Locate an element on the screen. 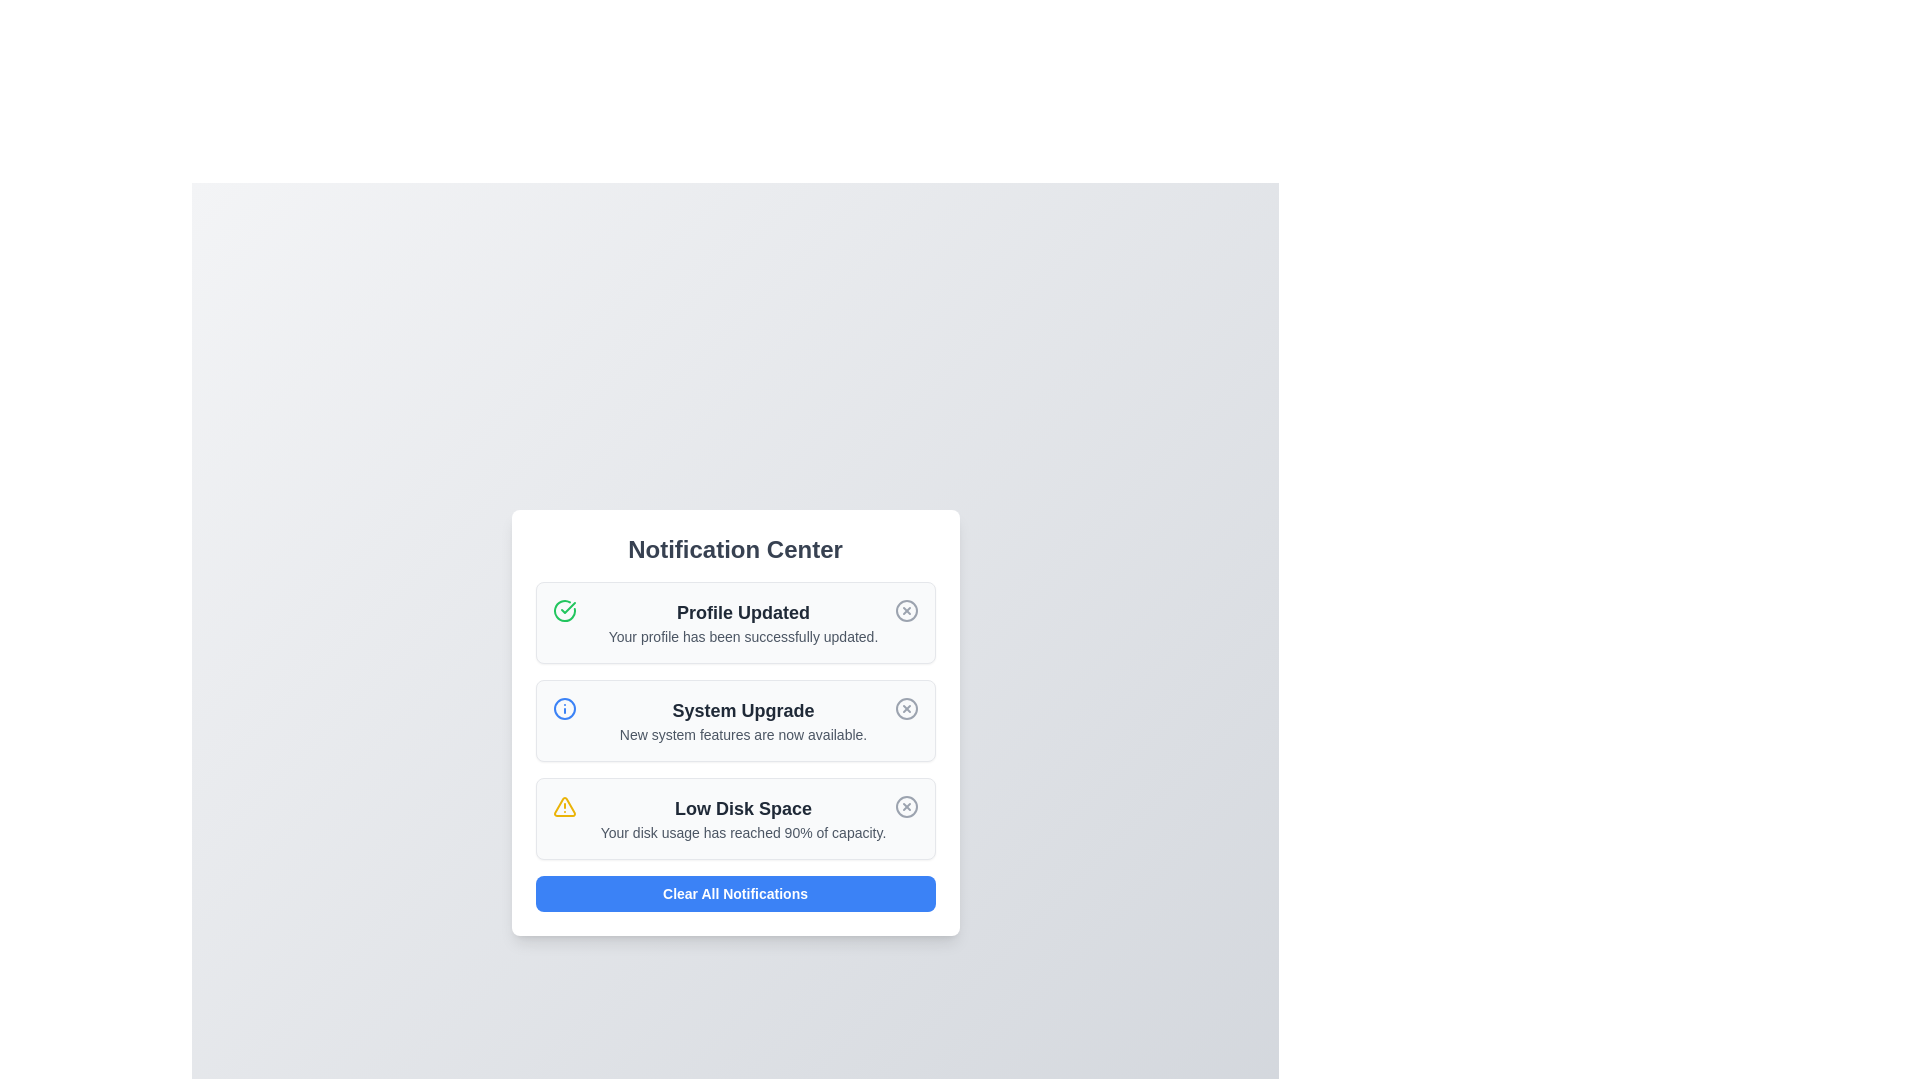 This screenshot has width=1920, height=1080. the third notification card in the 'Notification Center' that informs the user about disk space reaching 90% of its capacity is located at coordinates (734, 818).